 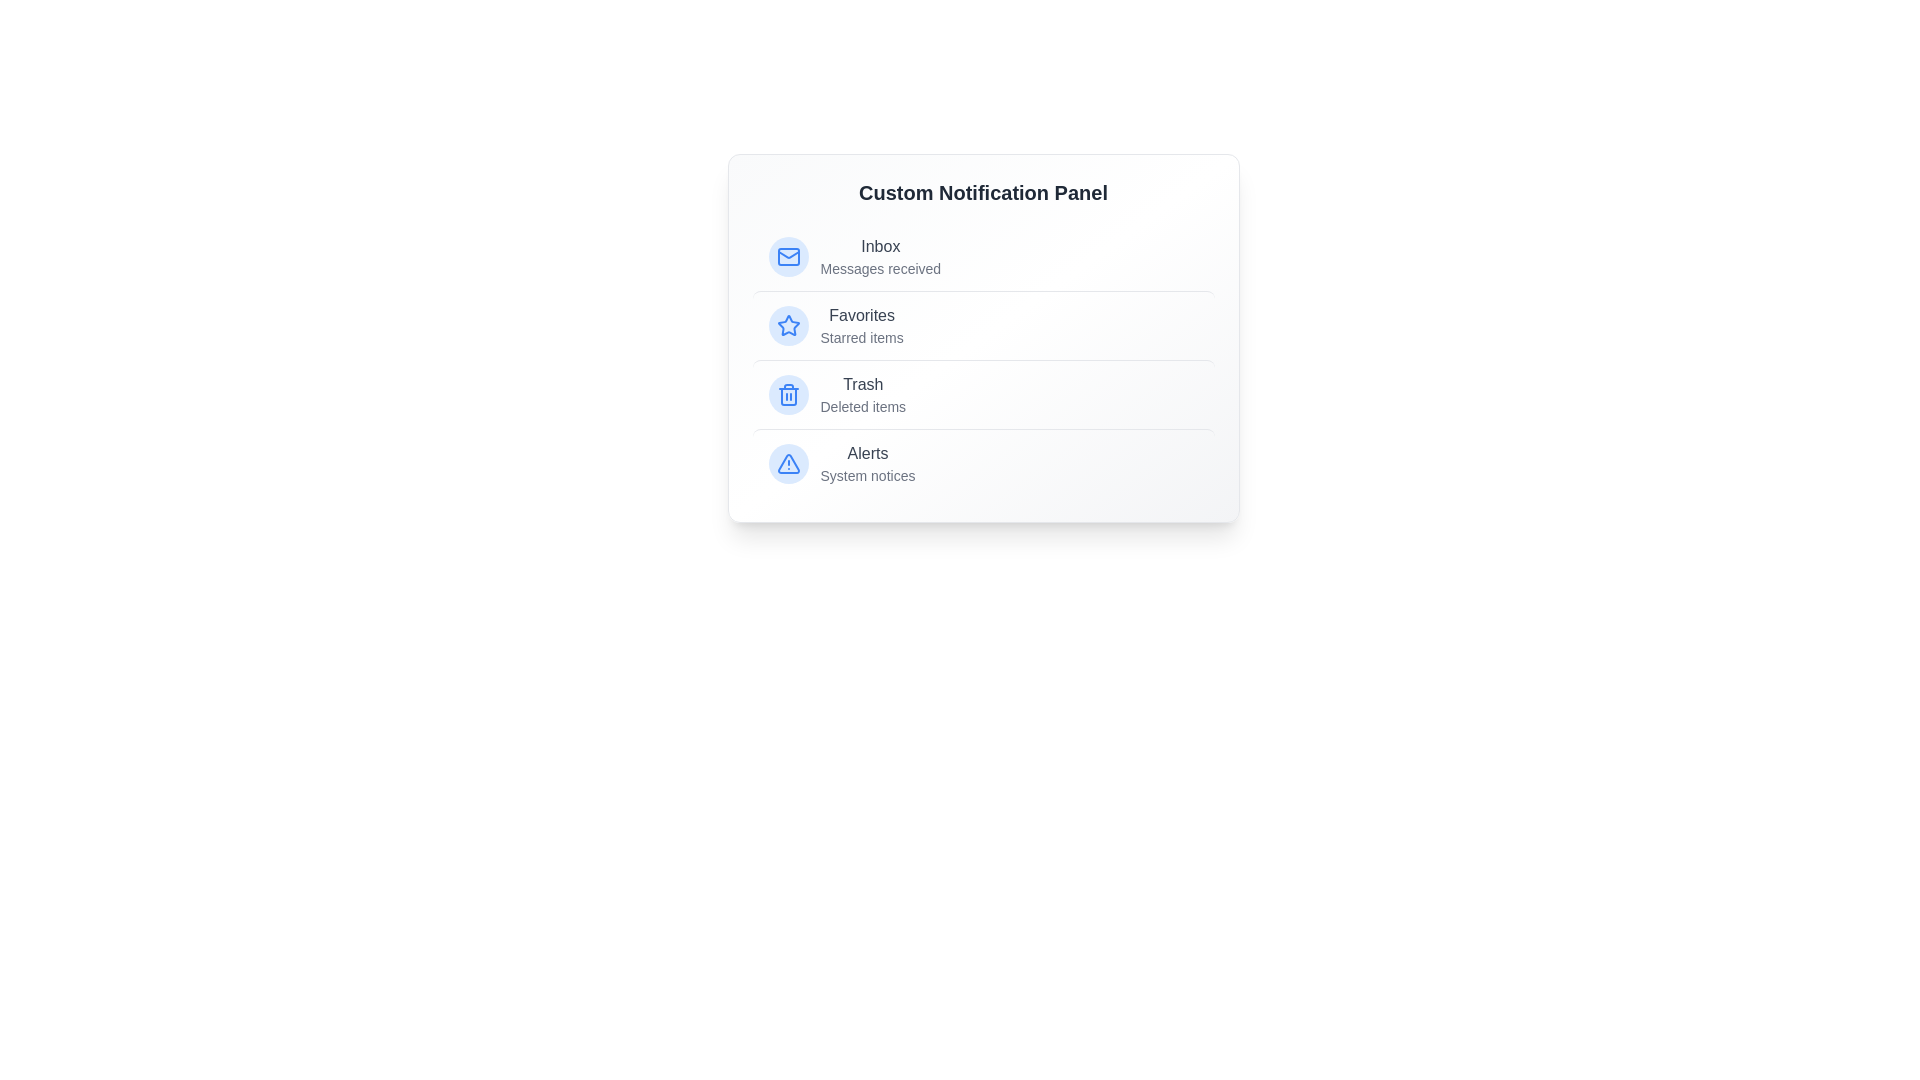 What do you see at coordinates (787, 325) in the screenshot?
I see `the icon associated with the list item Favorites` at bounding box center [787, 325].